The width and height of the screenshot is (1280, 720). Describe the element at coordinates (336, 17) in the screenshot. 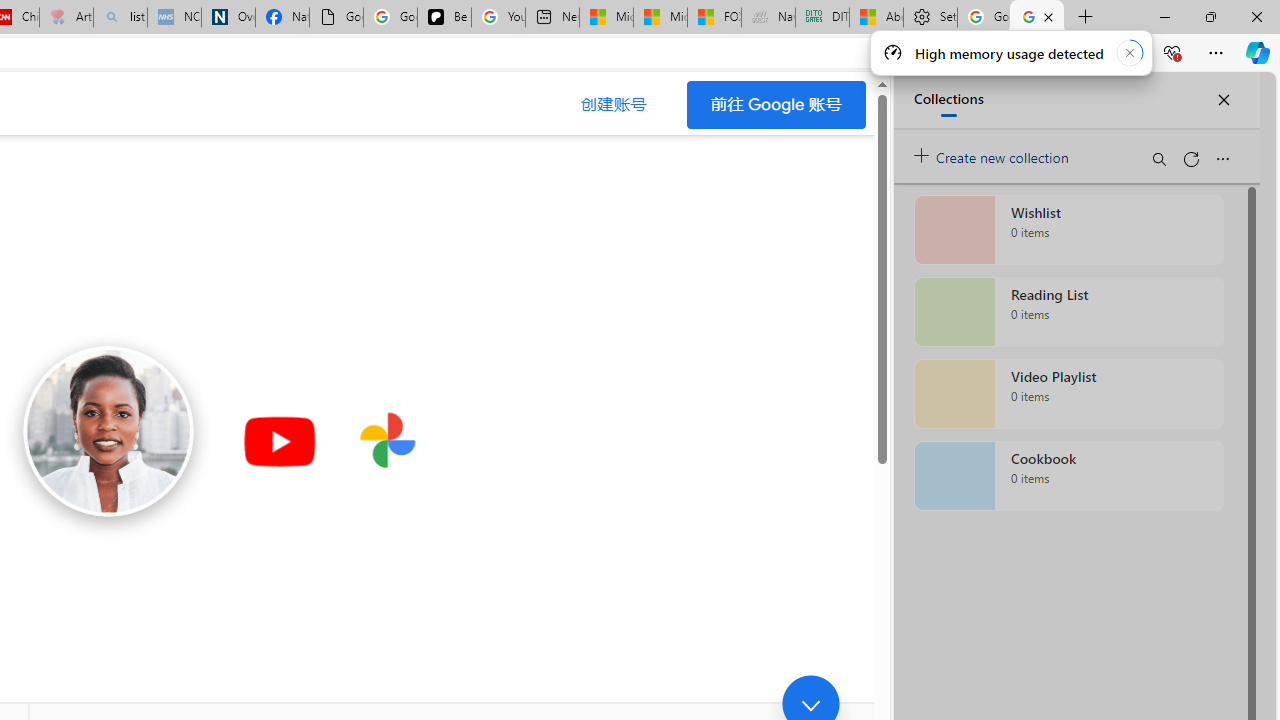

I see `'Google Analytics Opt-out Browser Add-on Download Page'` at that location.